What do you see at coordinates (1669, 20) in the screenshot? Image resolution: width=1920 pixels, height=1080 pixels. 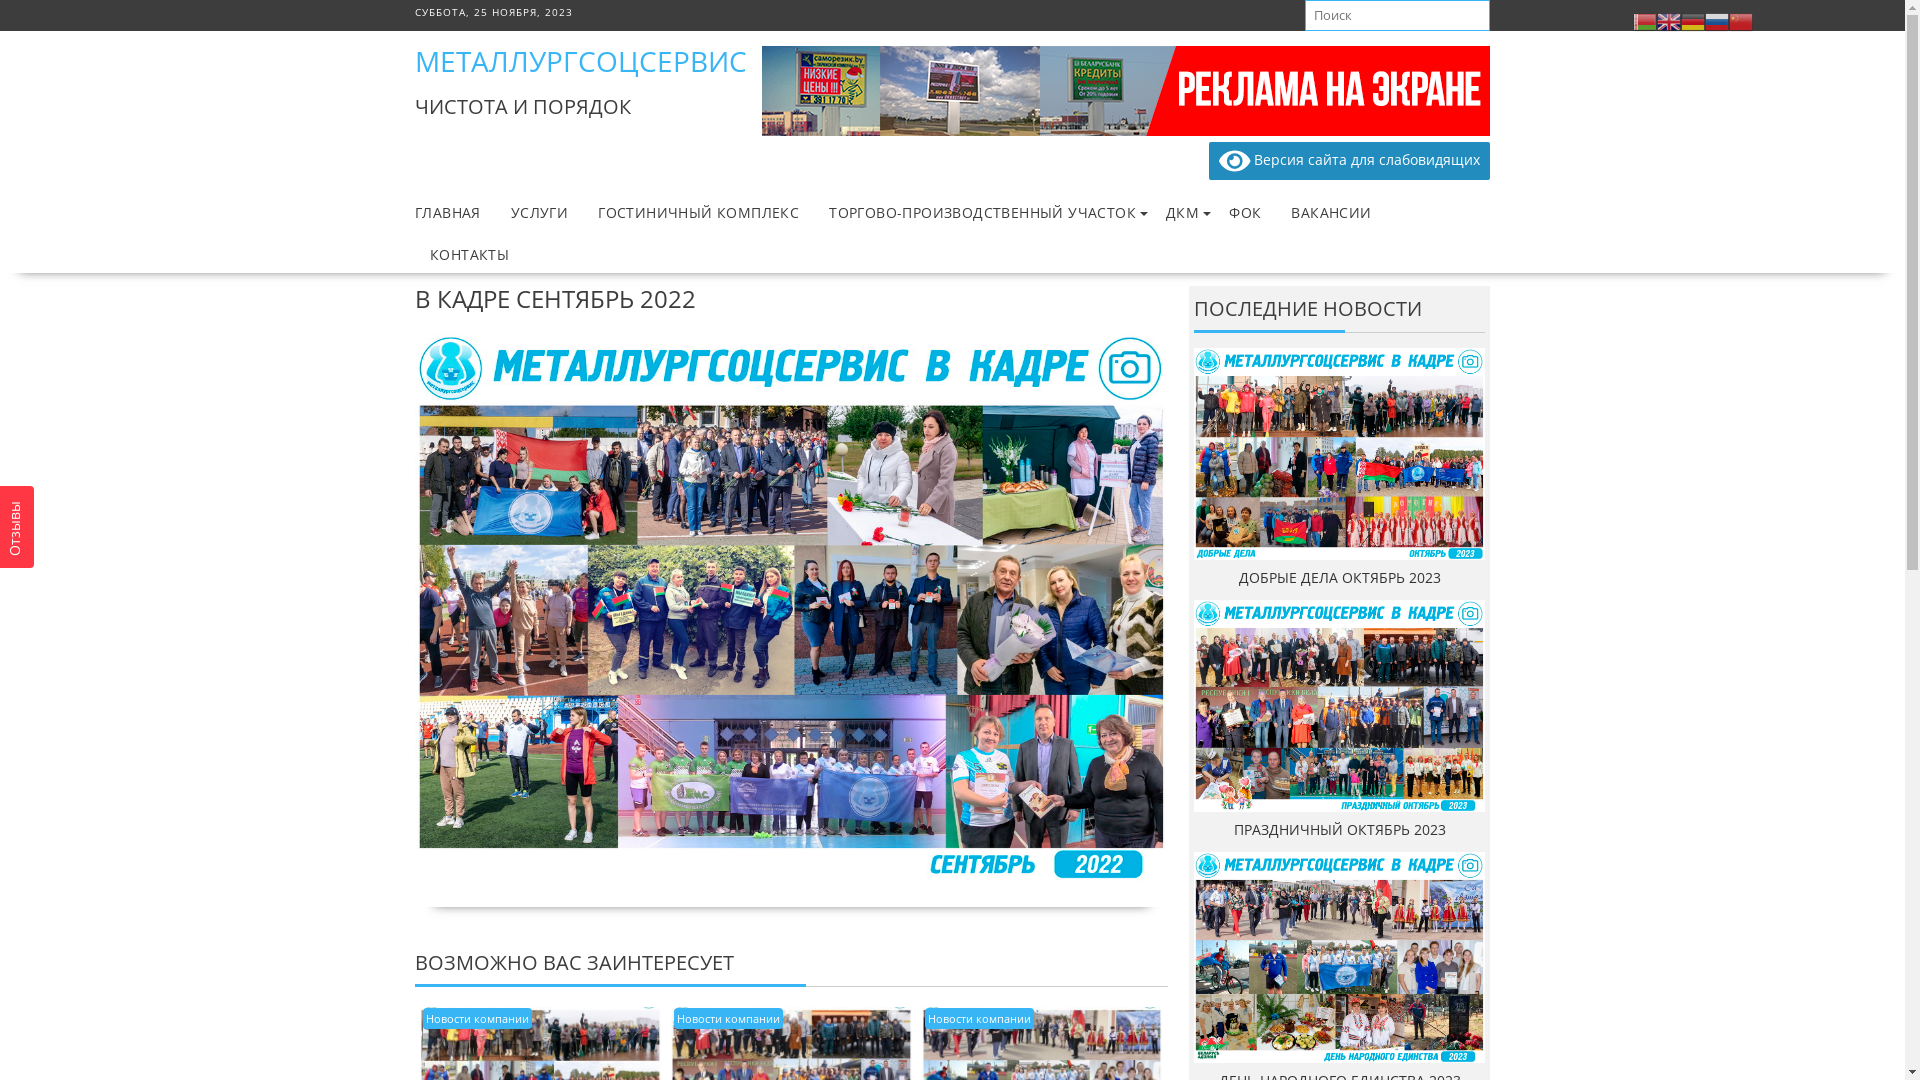 I see `'English'` at bounding box center [1669, 20].